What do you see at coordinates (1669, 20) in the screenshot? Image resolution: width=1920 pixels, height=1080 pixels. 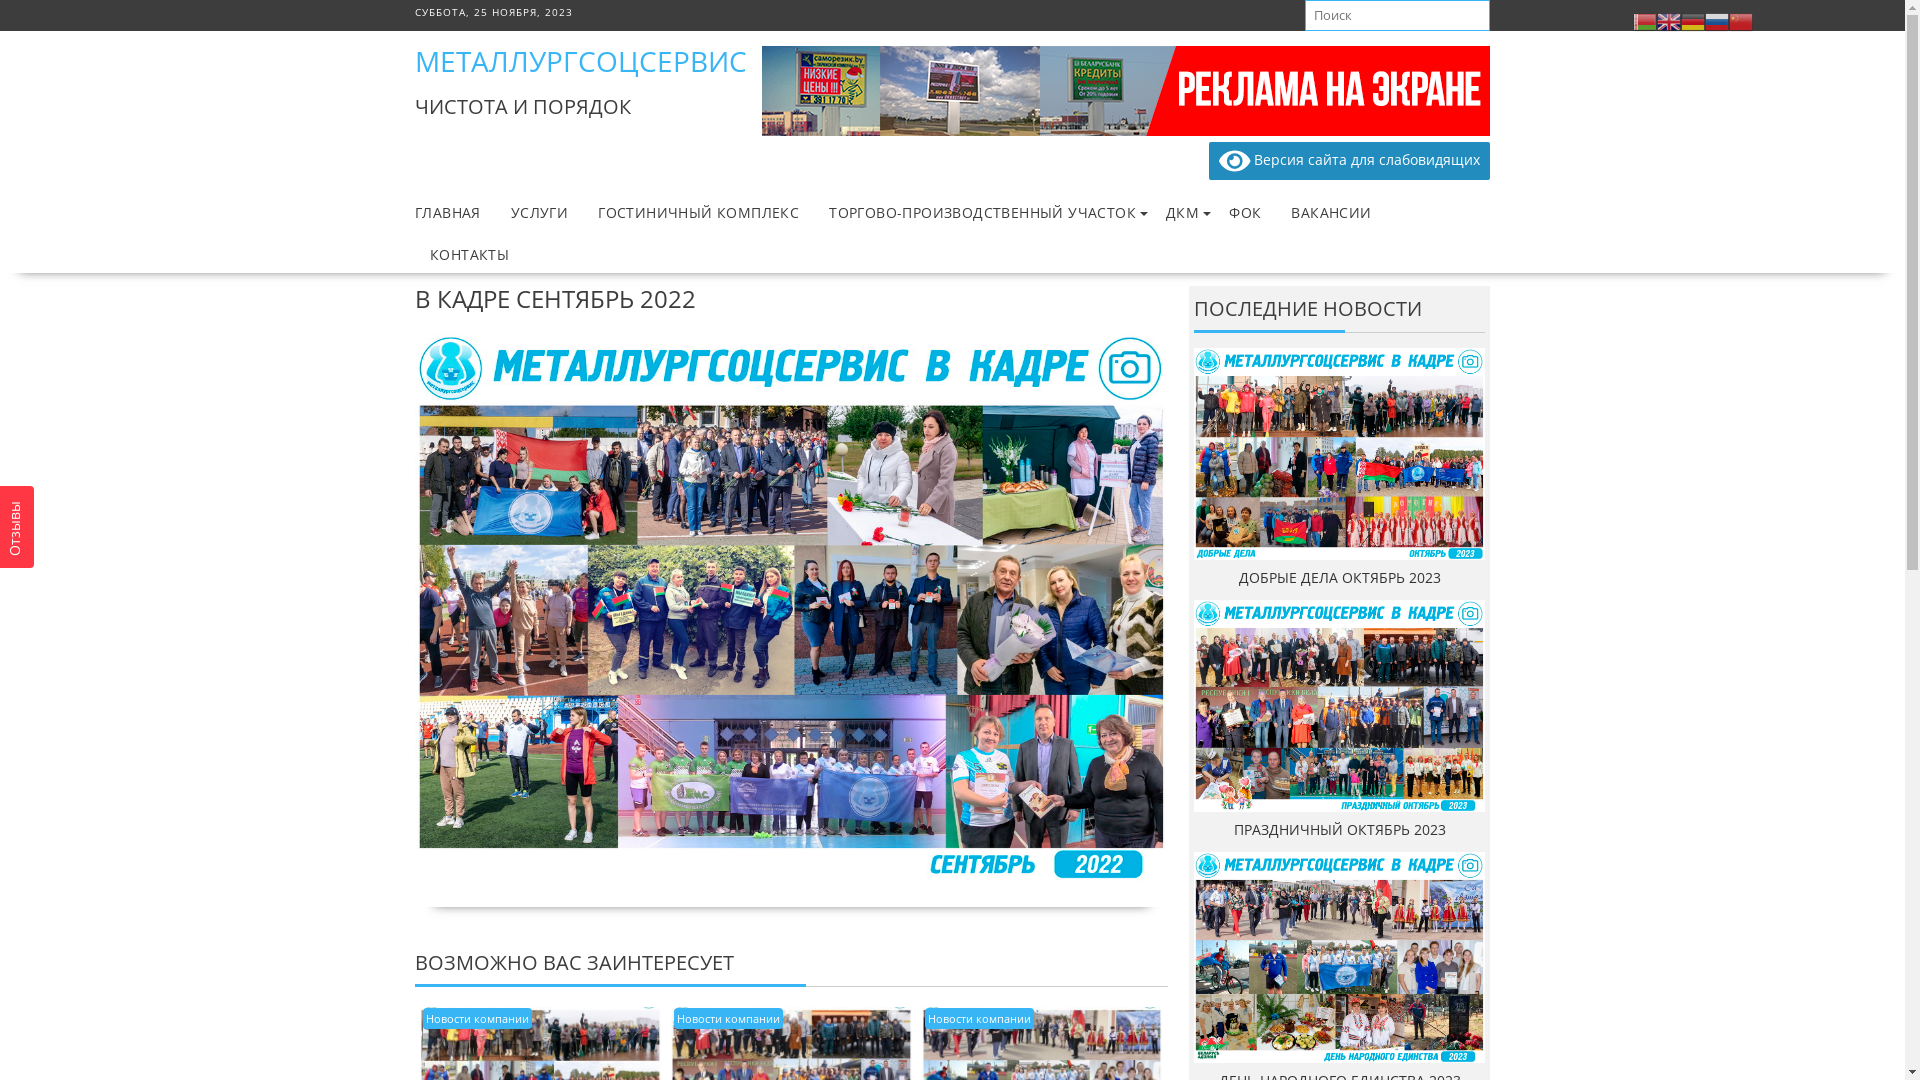 I see `'English'` at bounding box center [1669, 20].